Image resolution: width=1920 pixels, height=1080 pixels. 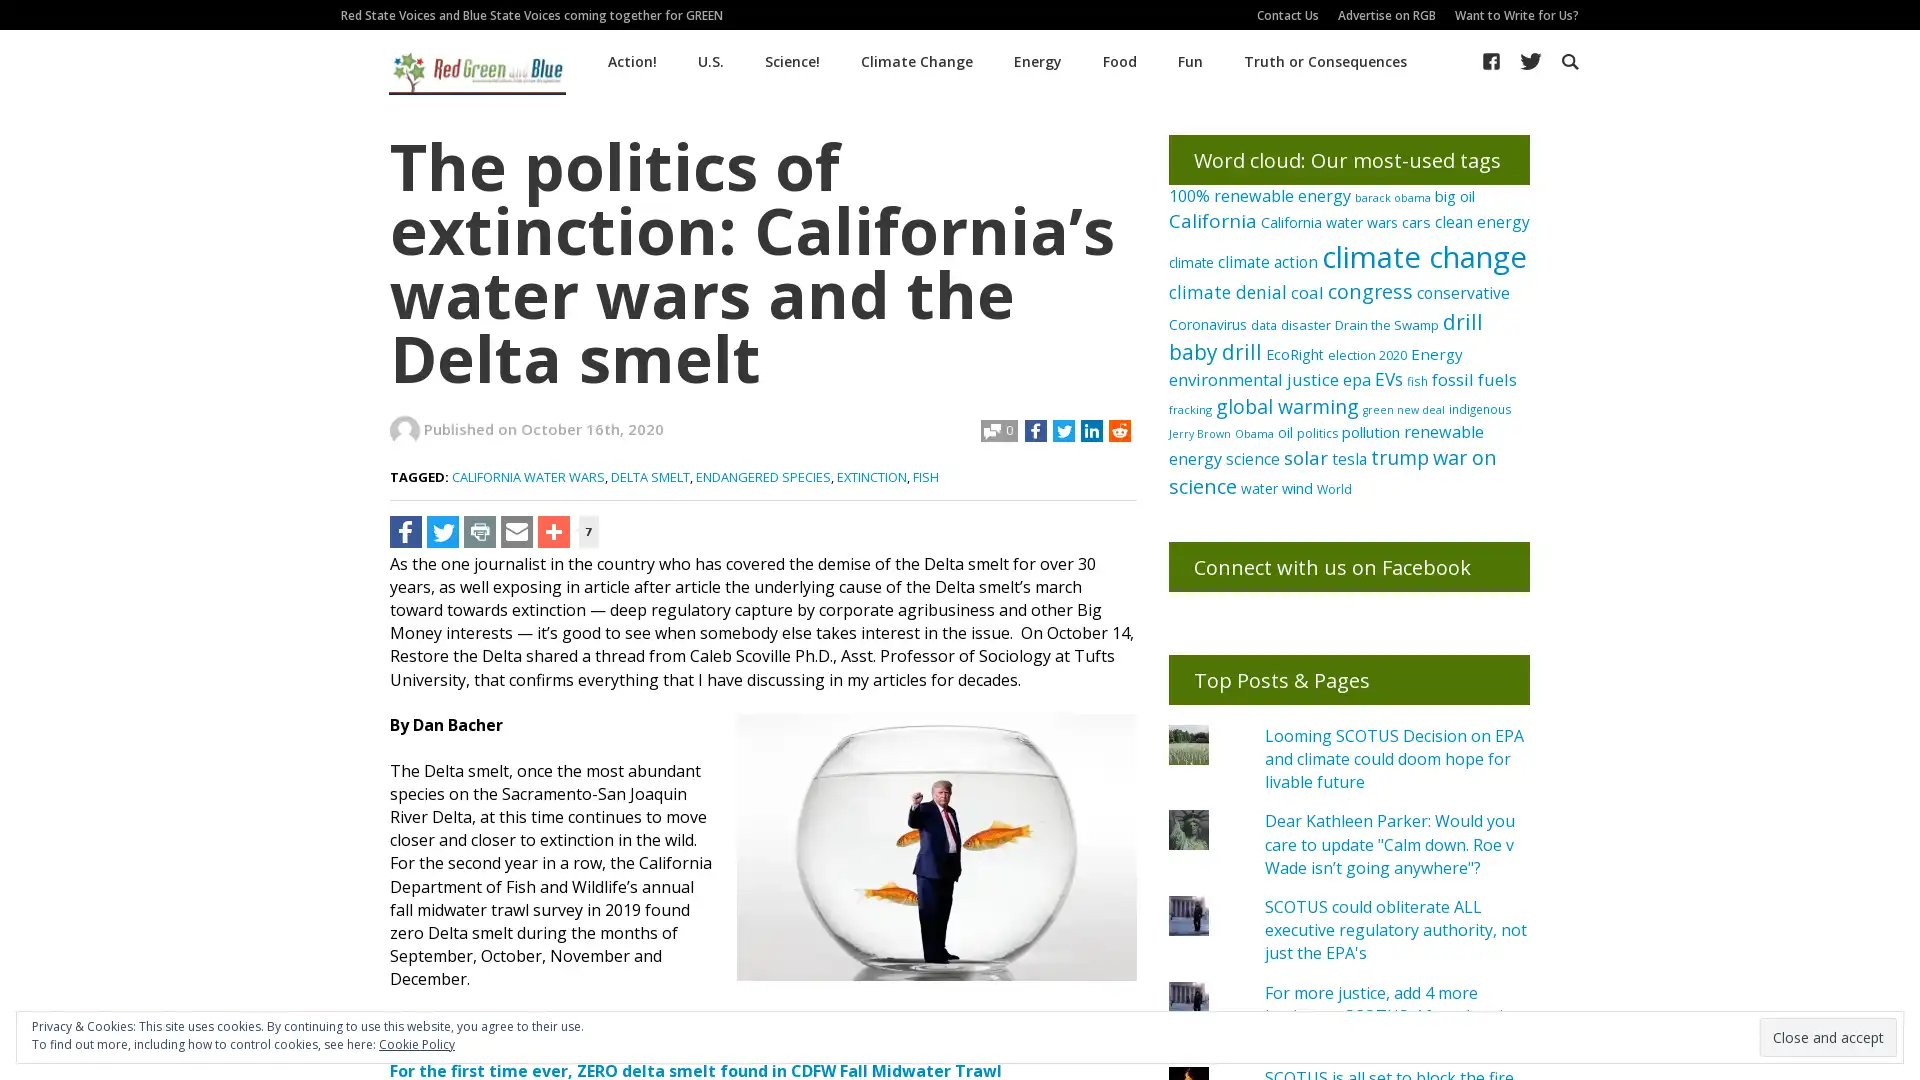 What do you see at coordinates (1828, 1036) in the screenshot?
I see `Close and accept` at bounding box center [1828, 1036].